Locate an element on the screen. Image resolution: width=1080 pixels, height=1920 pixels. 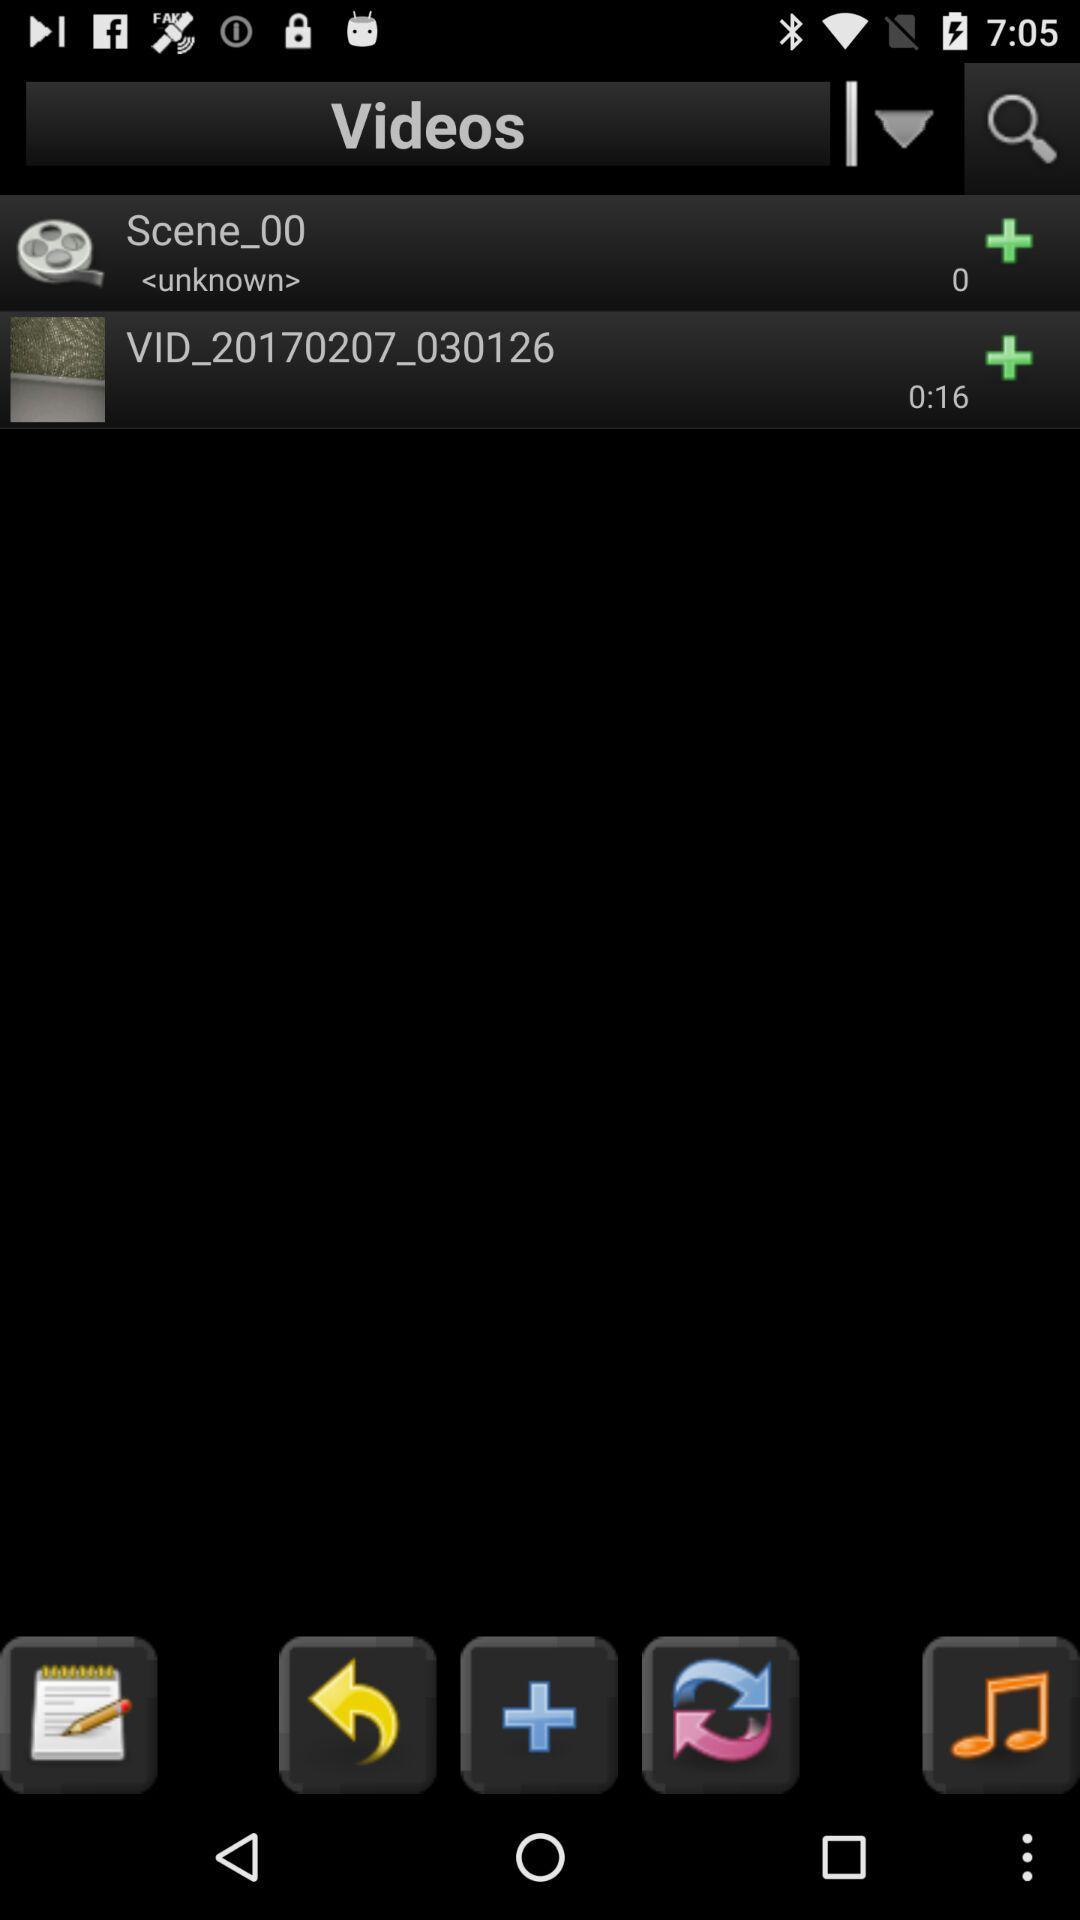
the add icon is located at coordinates (538, 1835).